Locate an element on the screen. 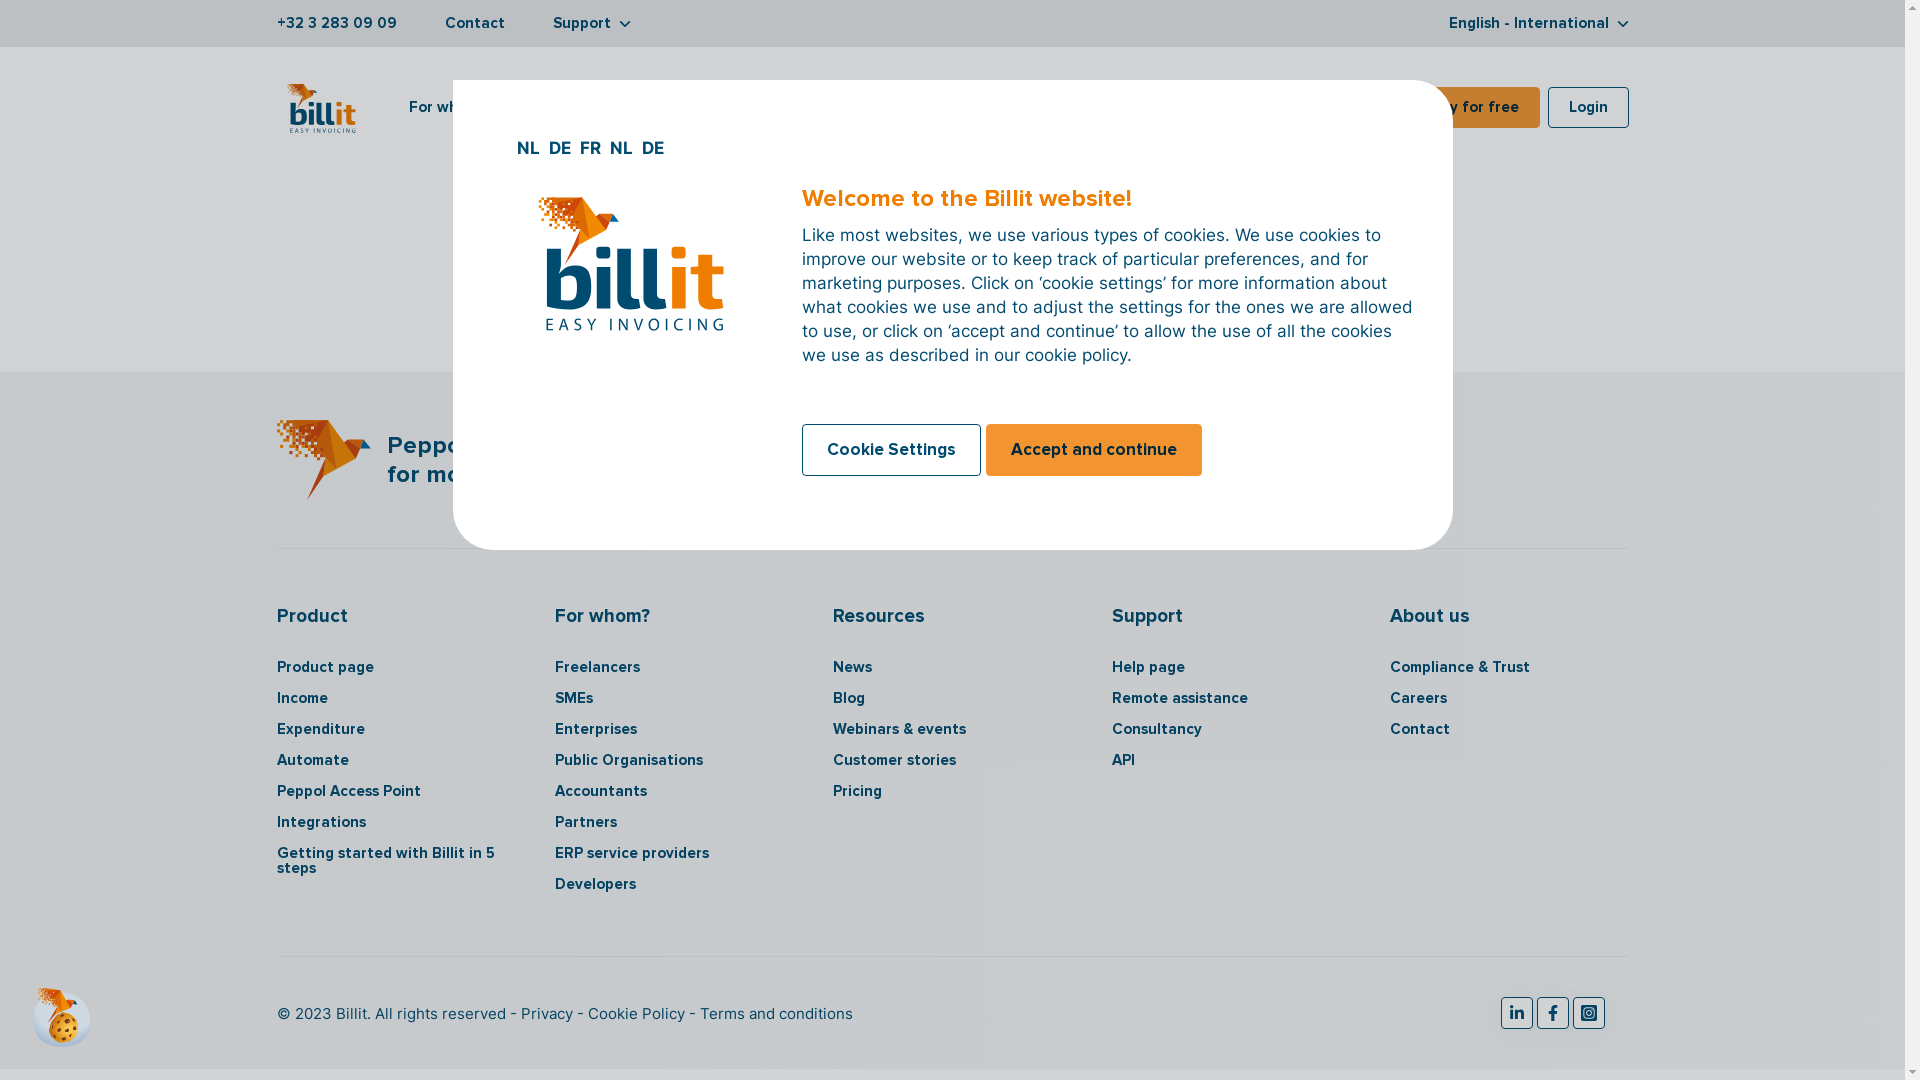 The image size is (1920, 1080). 'cookie policy' is located at coordinates (1074, 353).